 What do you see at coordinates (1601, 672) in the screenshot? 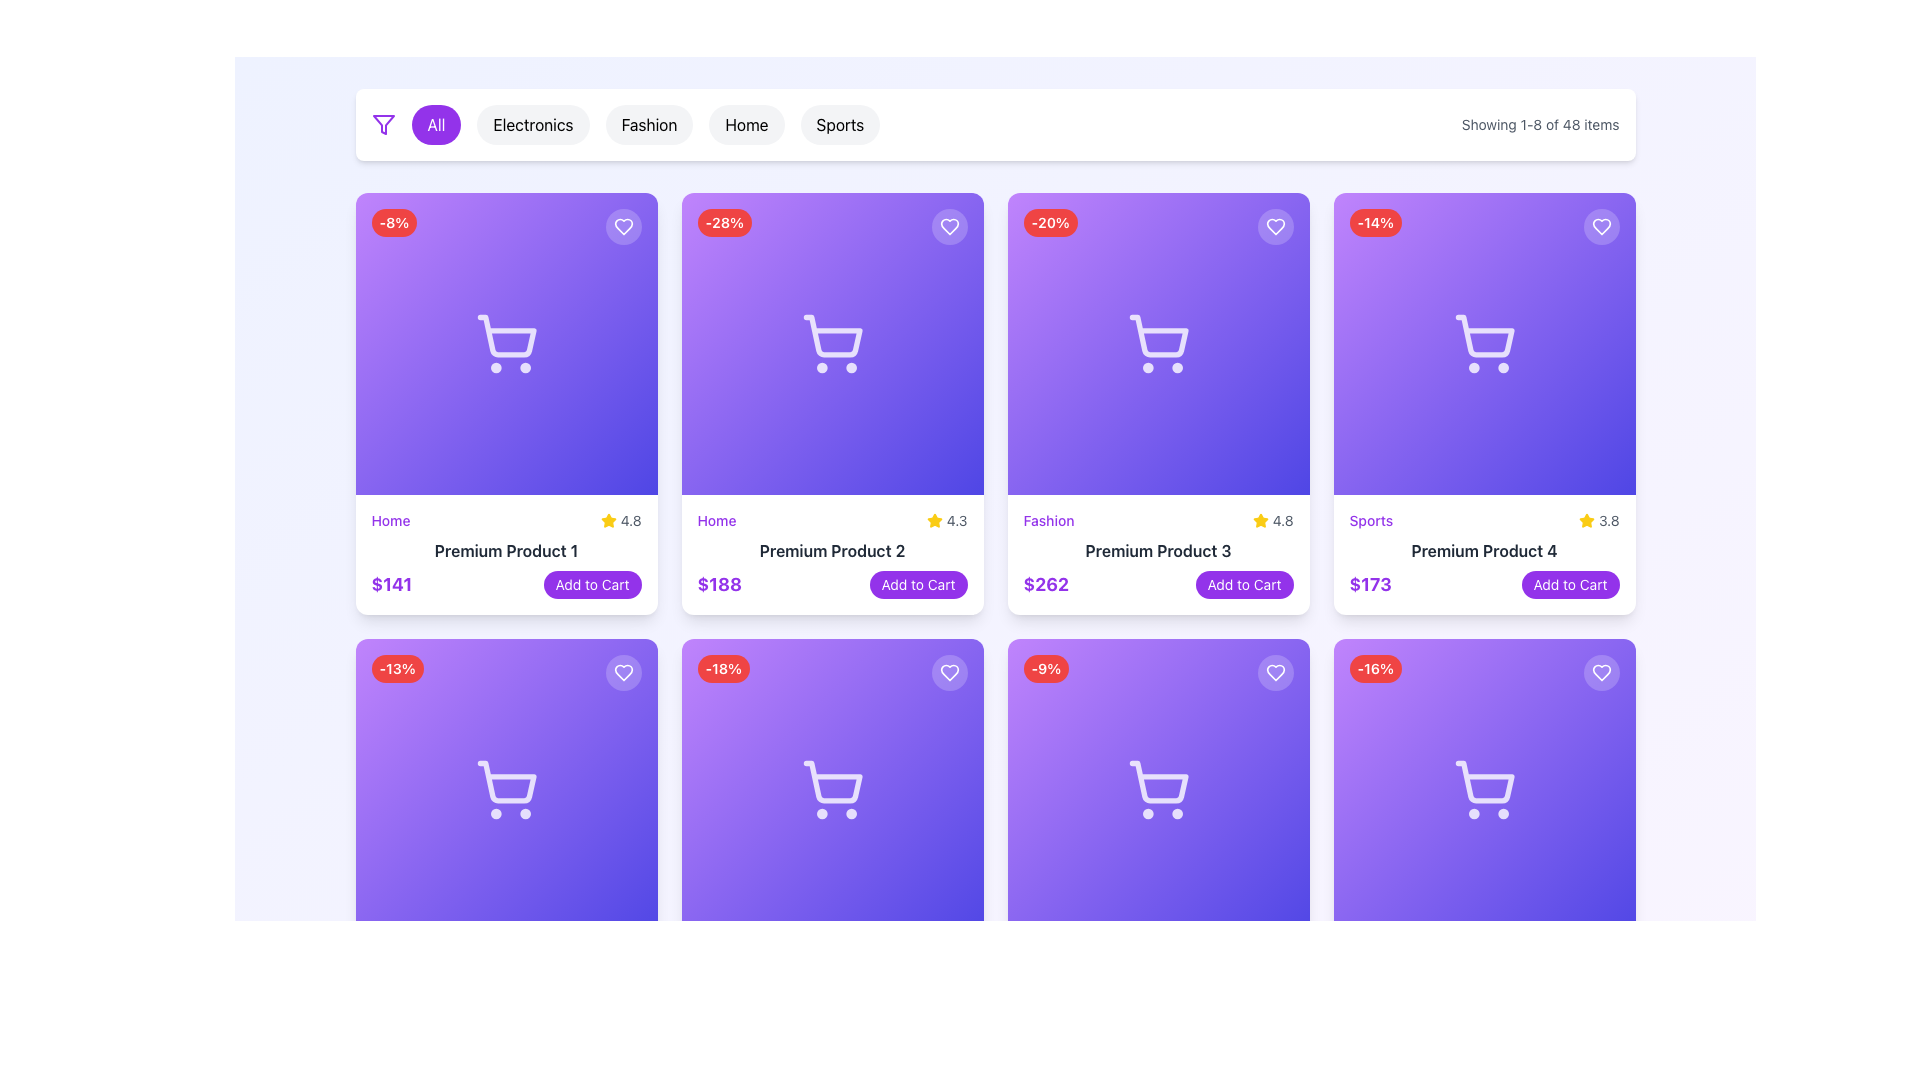
I see `the heart-shaped icon with a hollow interior on the purple background located at the top-right corner of the 'Premium Product 4' card to favorite the product` at bounding box center [1601, 672].